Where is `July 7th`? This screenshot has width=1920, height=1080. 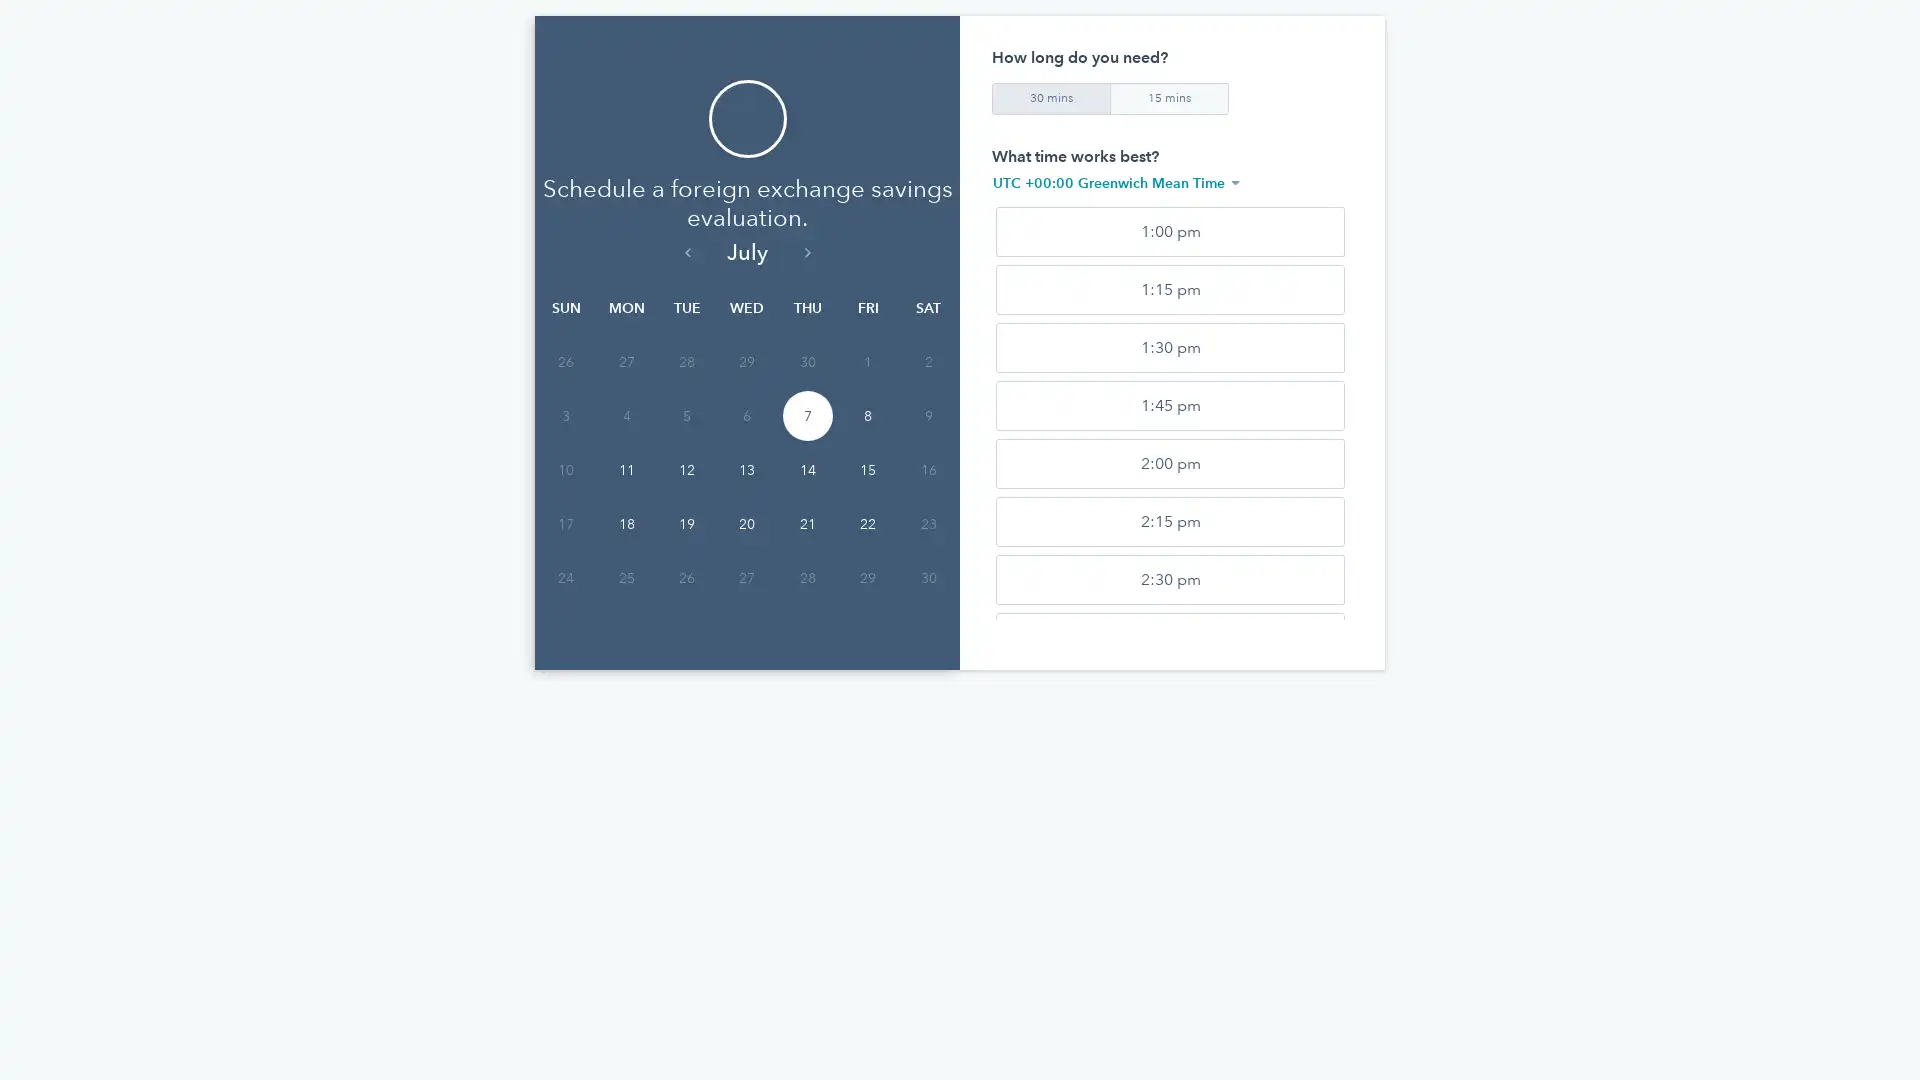 July 7th is located at coordinates (806, 415).